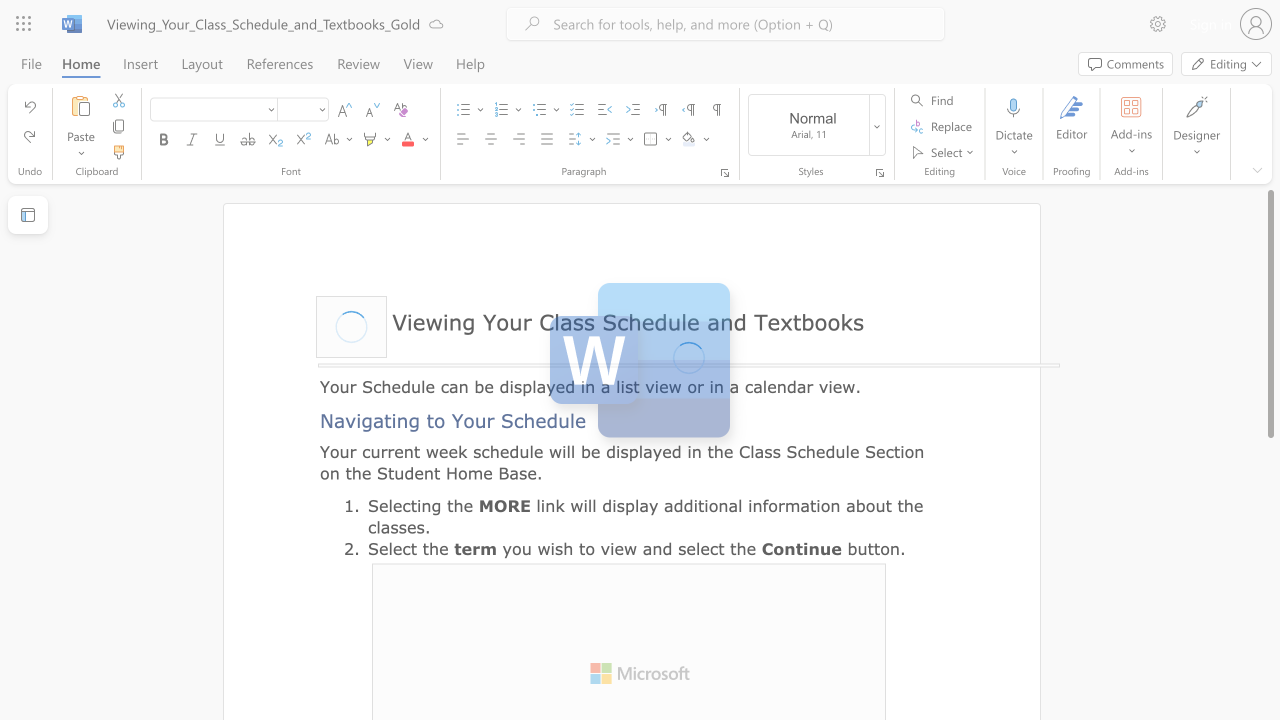 The image size is (1280, 720). Describe the element at coordinates (1269, 670) in the screenshot. I see `the scrollbar on the side` at that location.